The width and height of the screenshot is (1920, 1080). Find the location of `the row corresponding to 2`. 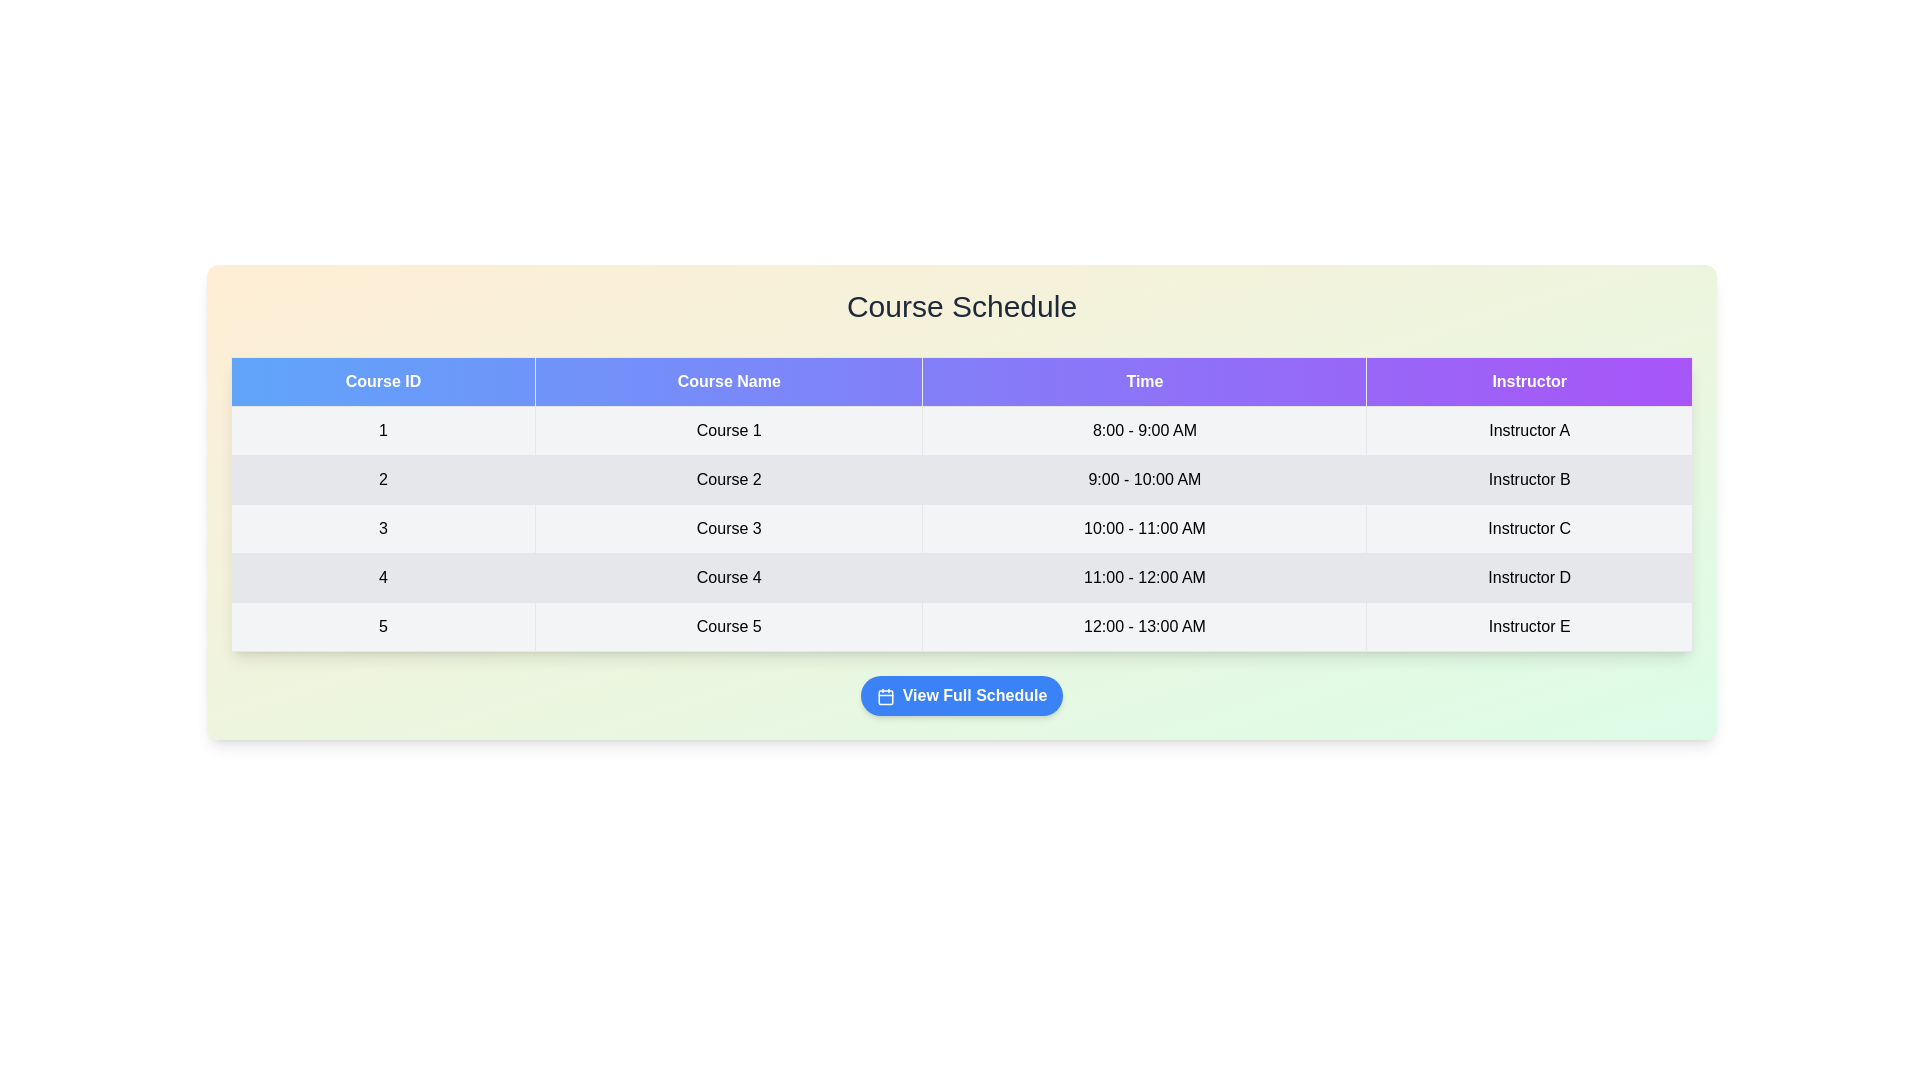

the row corresponding to 2 is located at coordinates (961, 479).